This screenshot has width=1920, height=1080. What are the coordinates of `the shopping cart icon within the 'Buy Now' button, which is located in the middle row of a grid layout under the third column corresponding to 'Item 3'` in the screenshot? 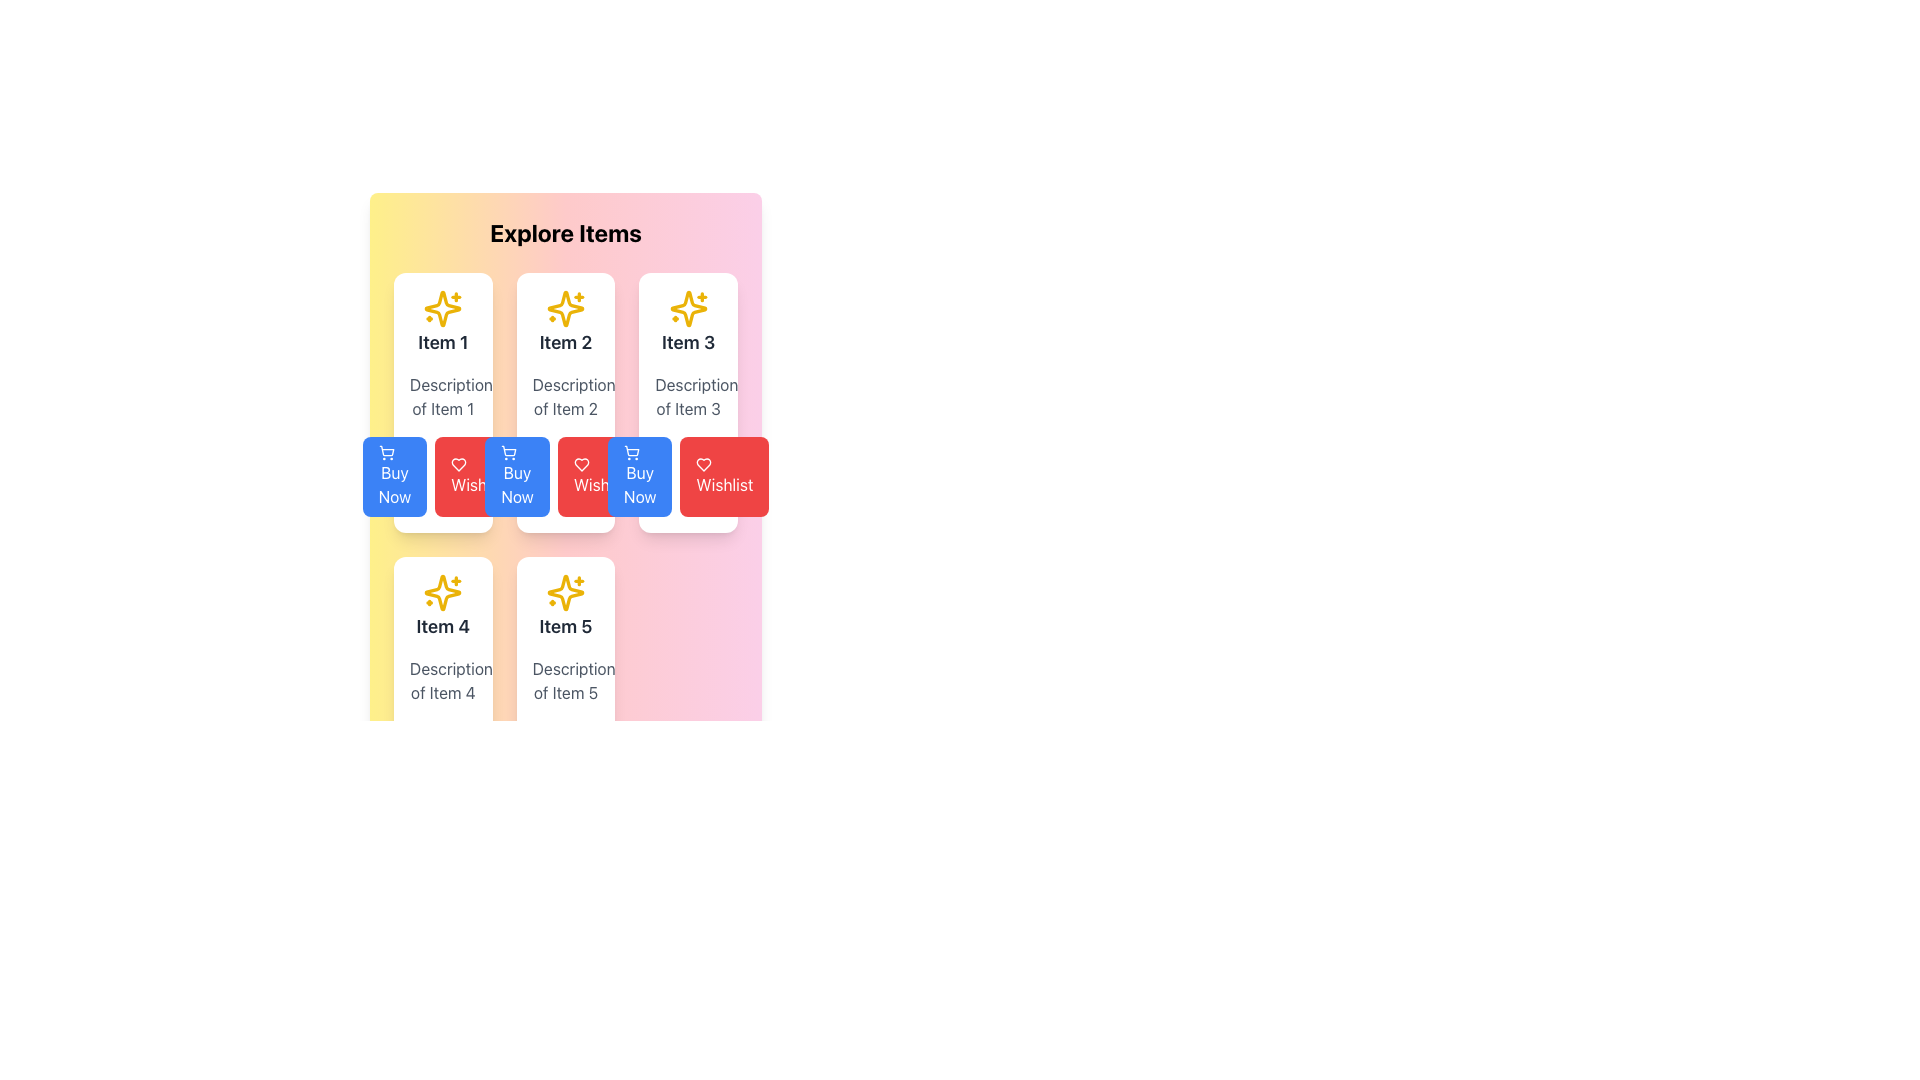 It's located at (631, 452).